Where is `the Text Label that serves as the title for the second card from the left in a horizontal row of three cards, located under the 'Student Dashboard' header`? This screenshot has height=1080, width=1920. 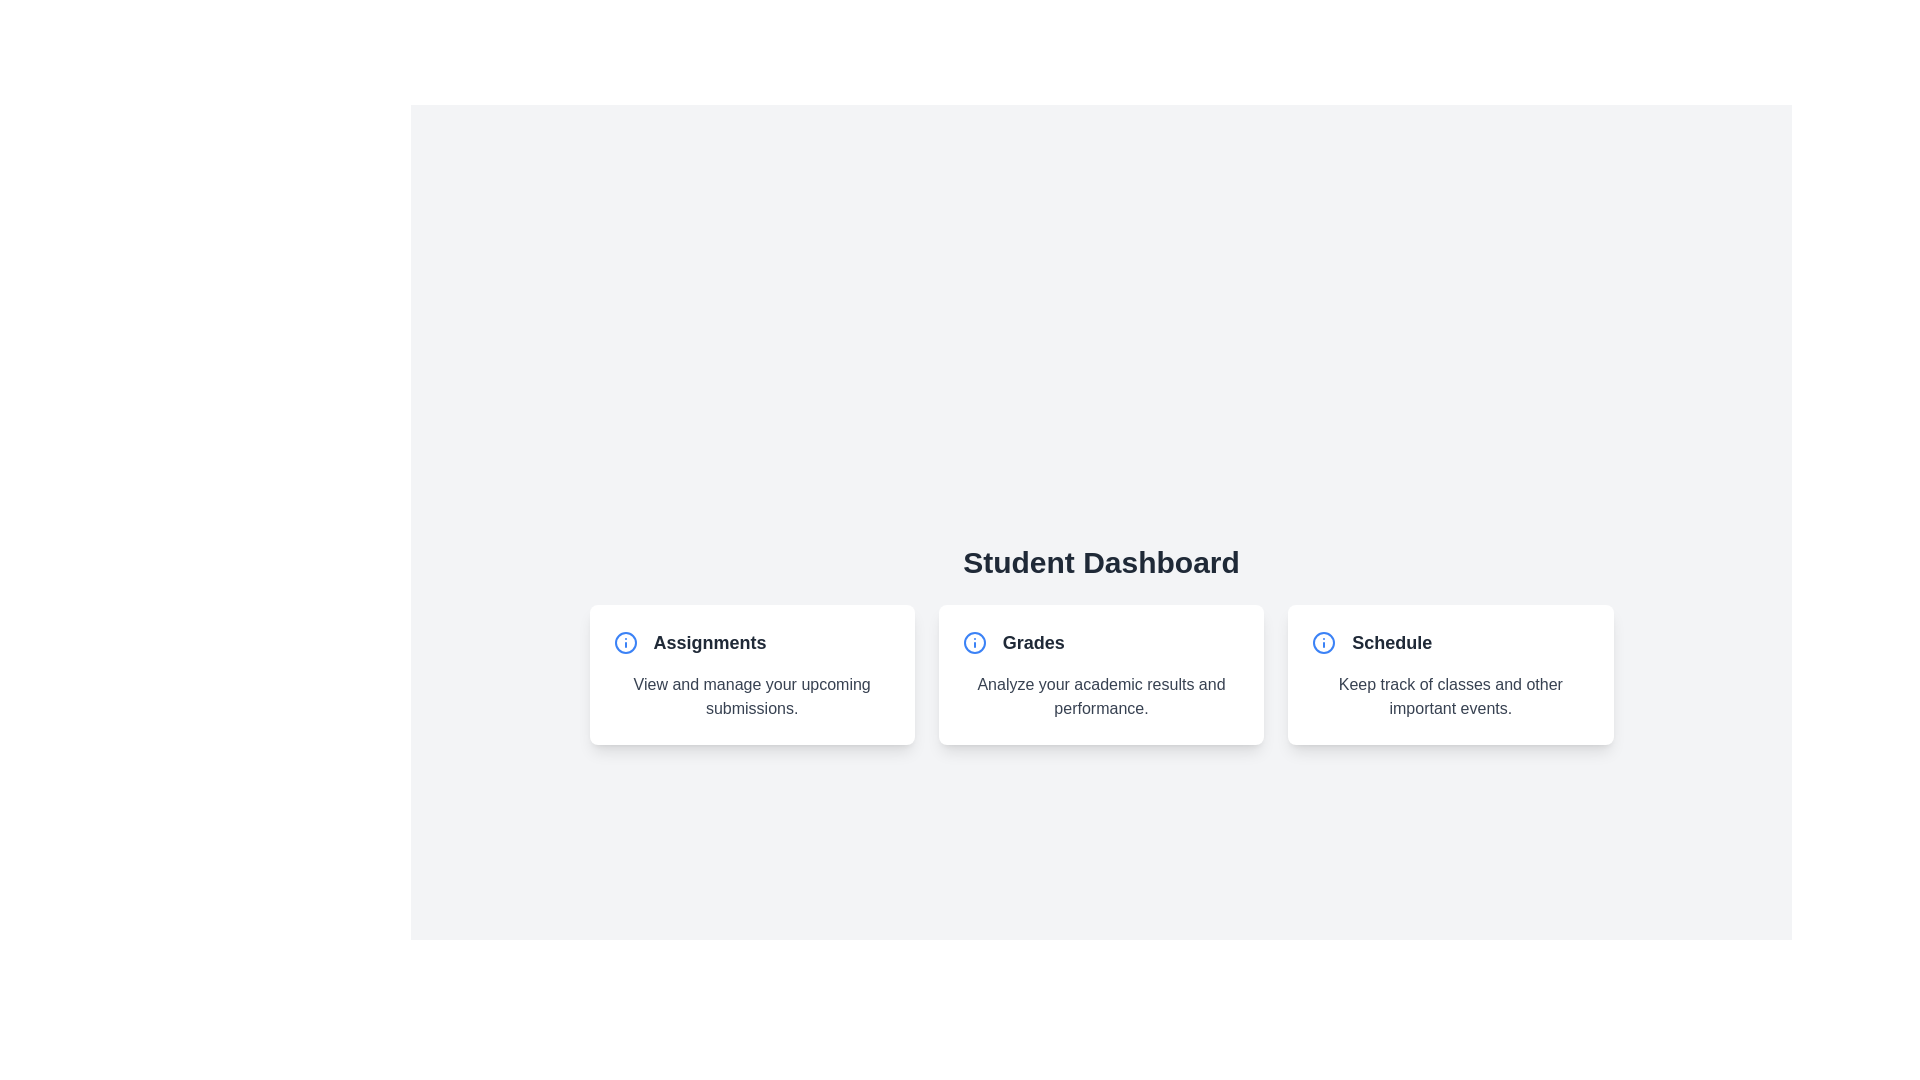 the Text Label that serves as the title for the second card from the left in a horizontal row of three cards, located under the 'Student Dashboard' header is located at coordinates (1033, 643).